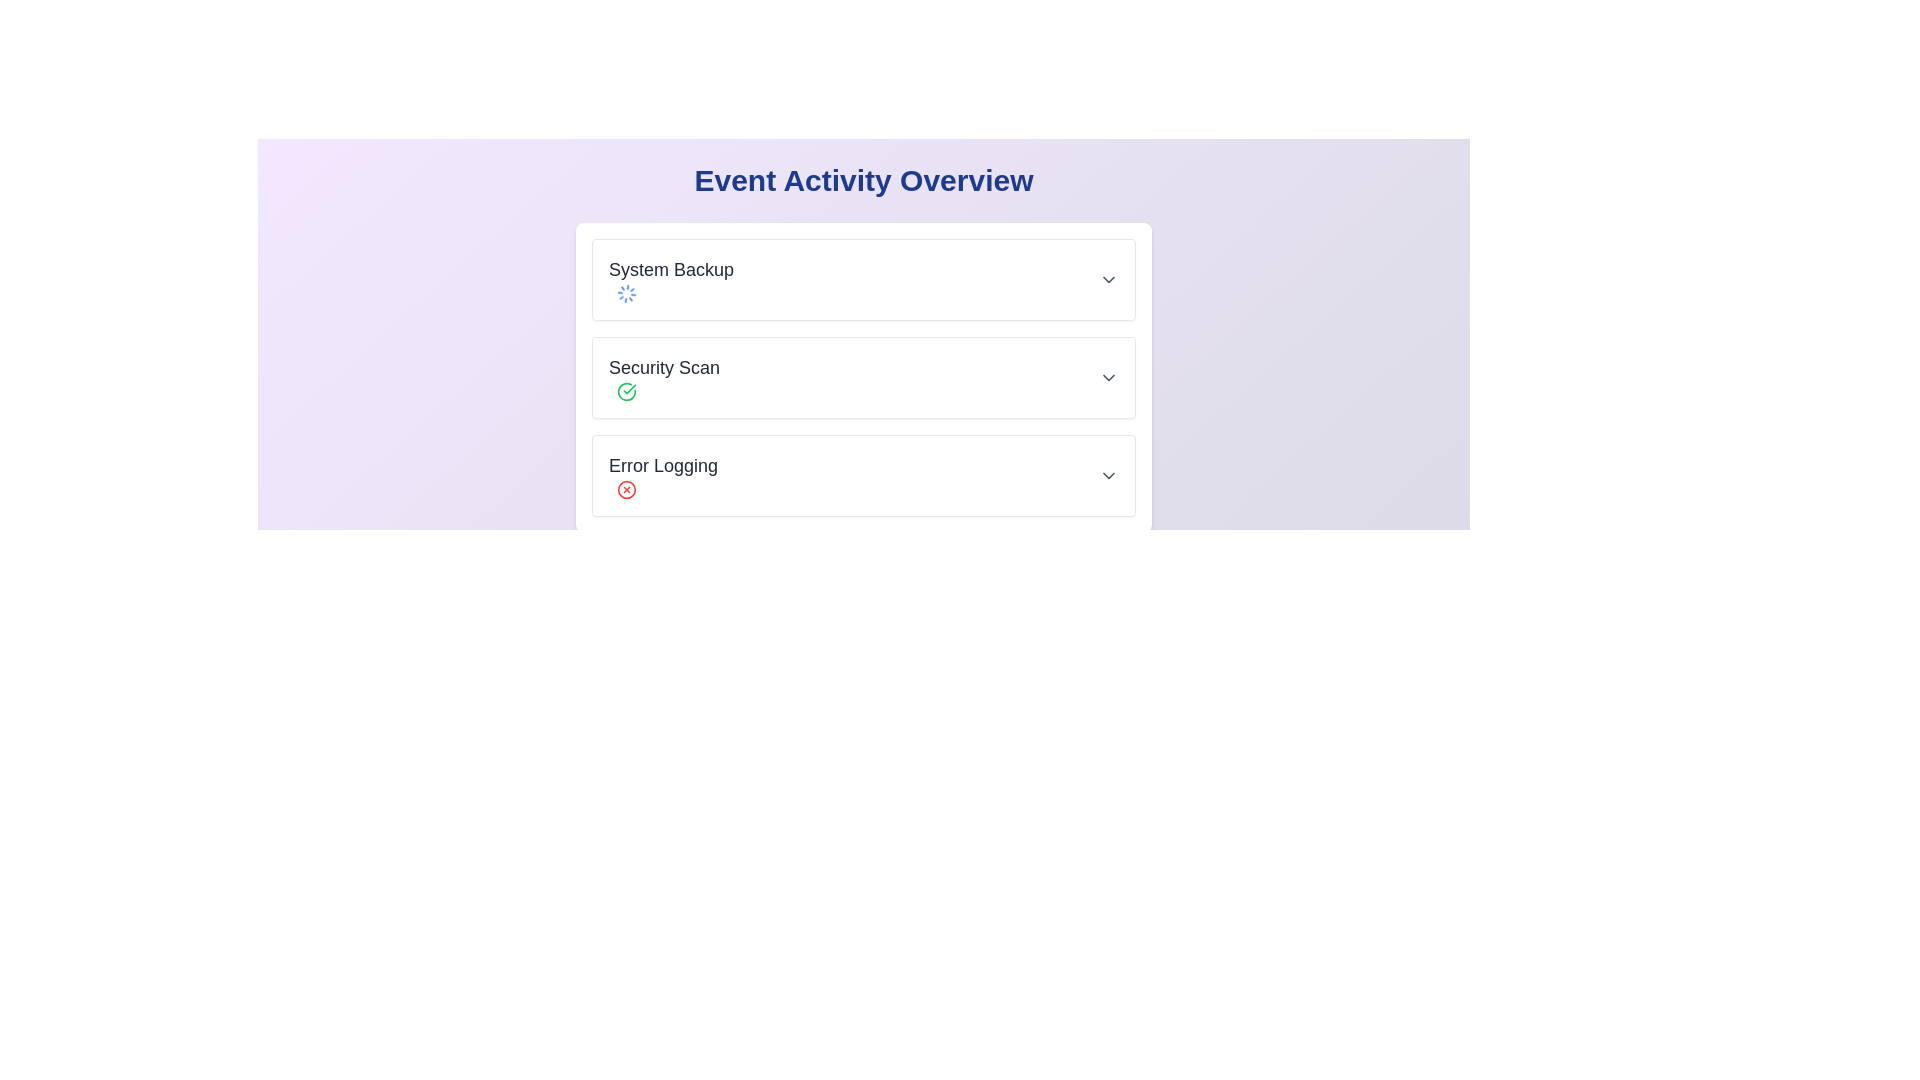  What do you see at coordinates (626, 489) in the screenshot?
I see `the error indicator icon located next to the 'Error Logging' text, which serves as a visual indicator of an error or issue` at bounding box center [626, 489].